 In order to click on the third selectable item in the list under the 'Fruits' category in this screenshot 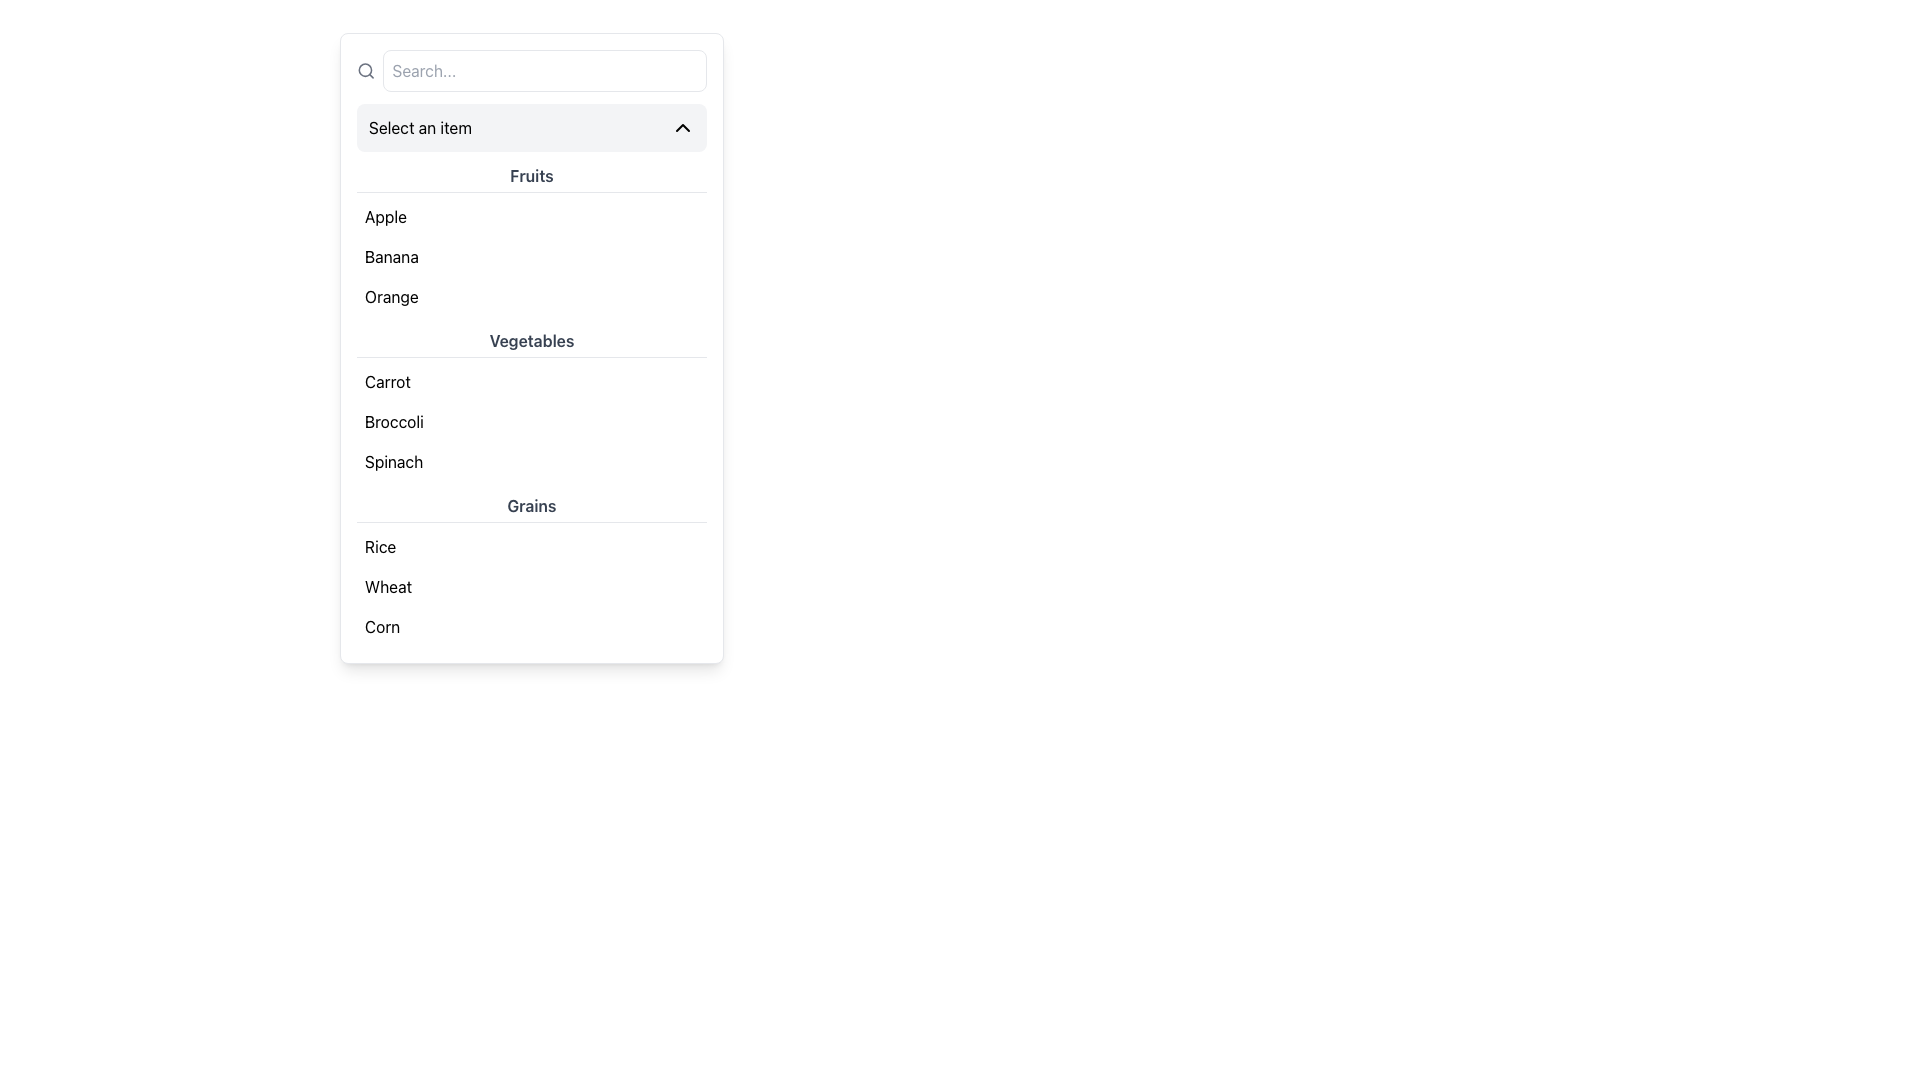, I will do `click(532, 297)`.